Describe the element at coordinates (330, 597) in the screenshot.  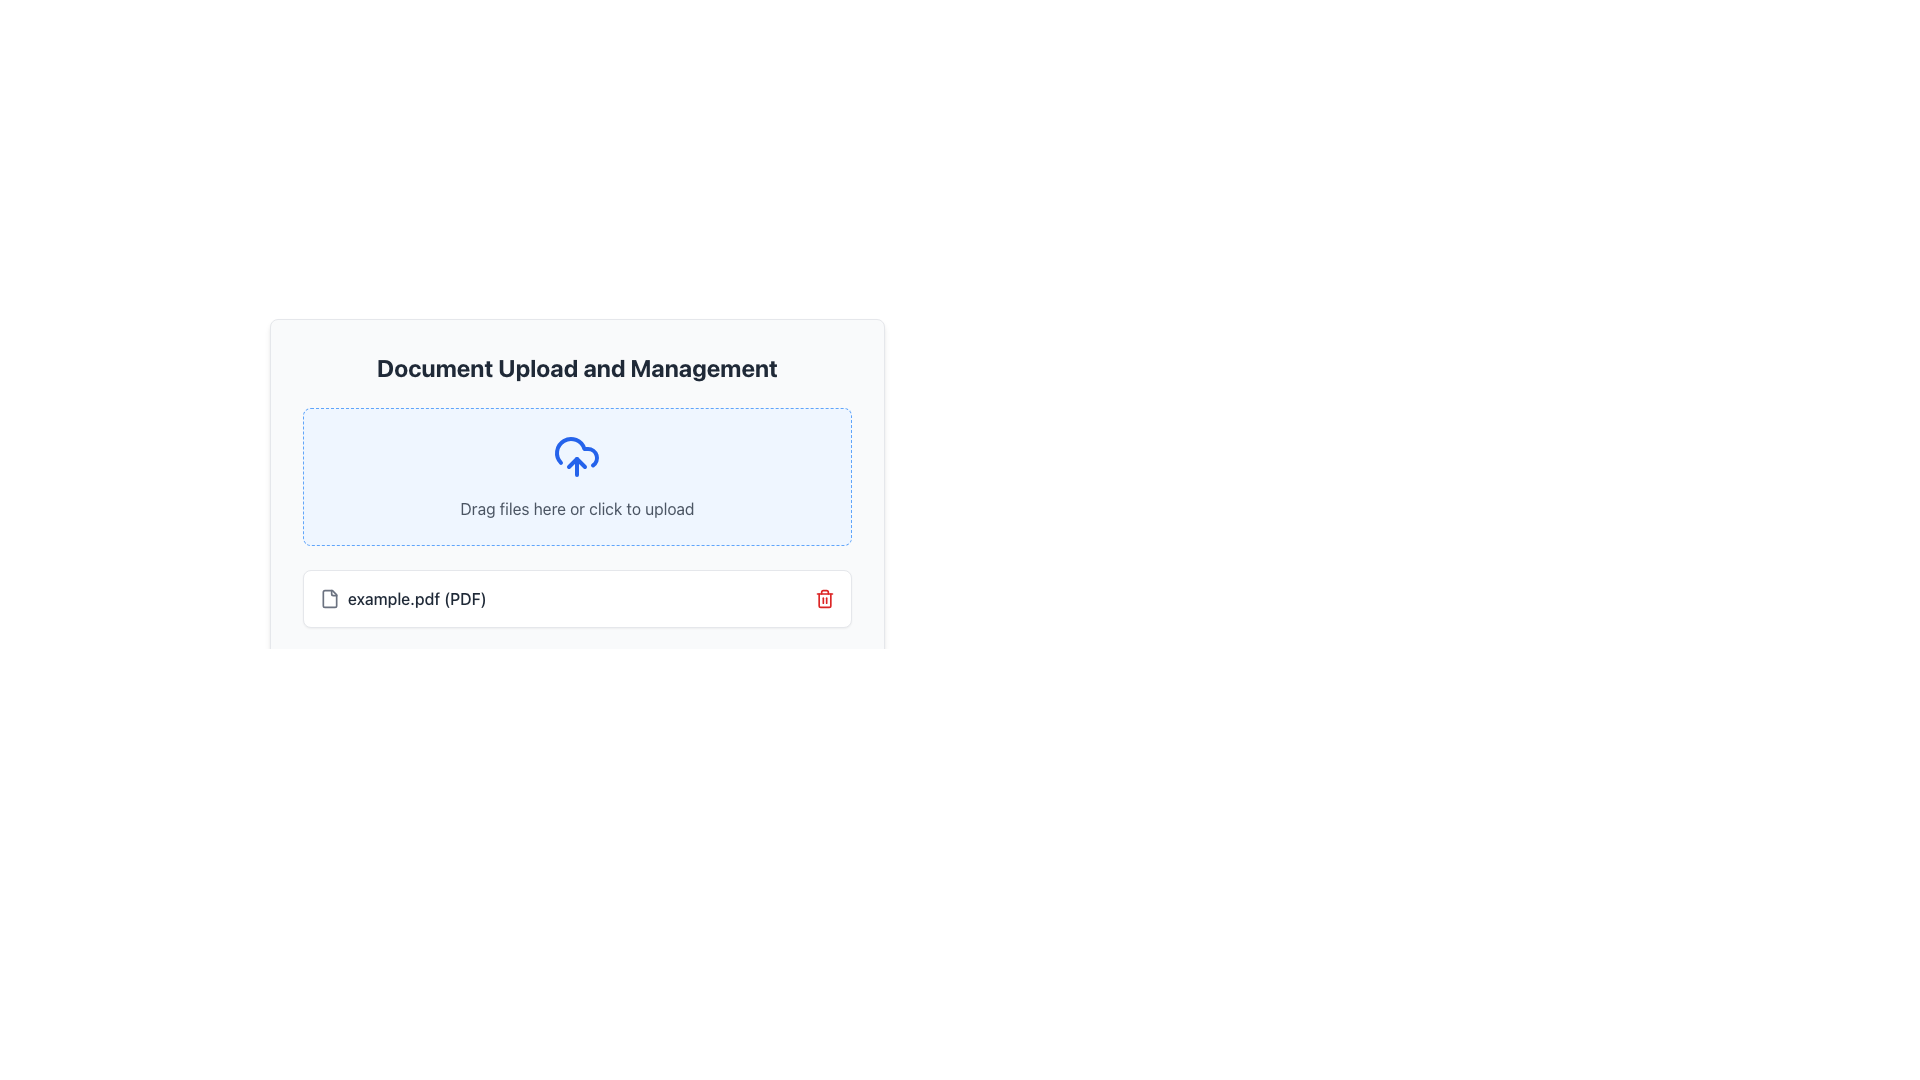
I see `the rectangular file icon with a folded corner located beside the filename 'example.pdf (PDF)' in the document management interface` at that location.